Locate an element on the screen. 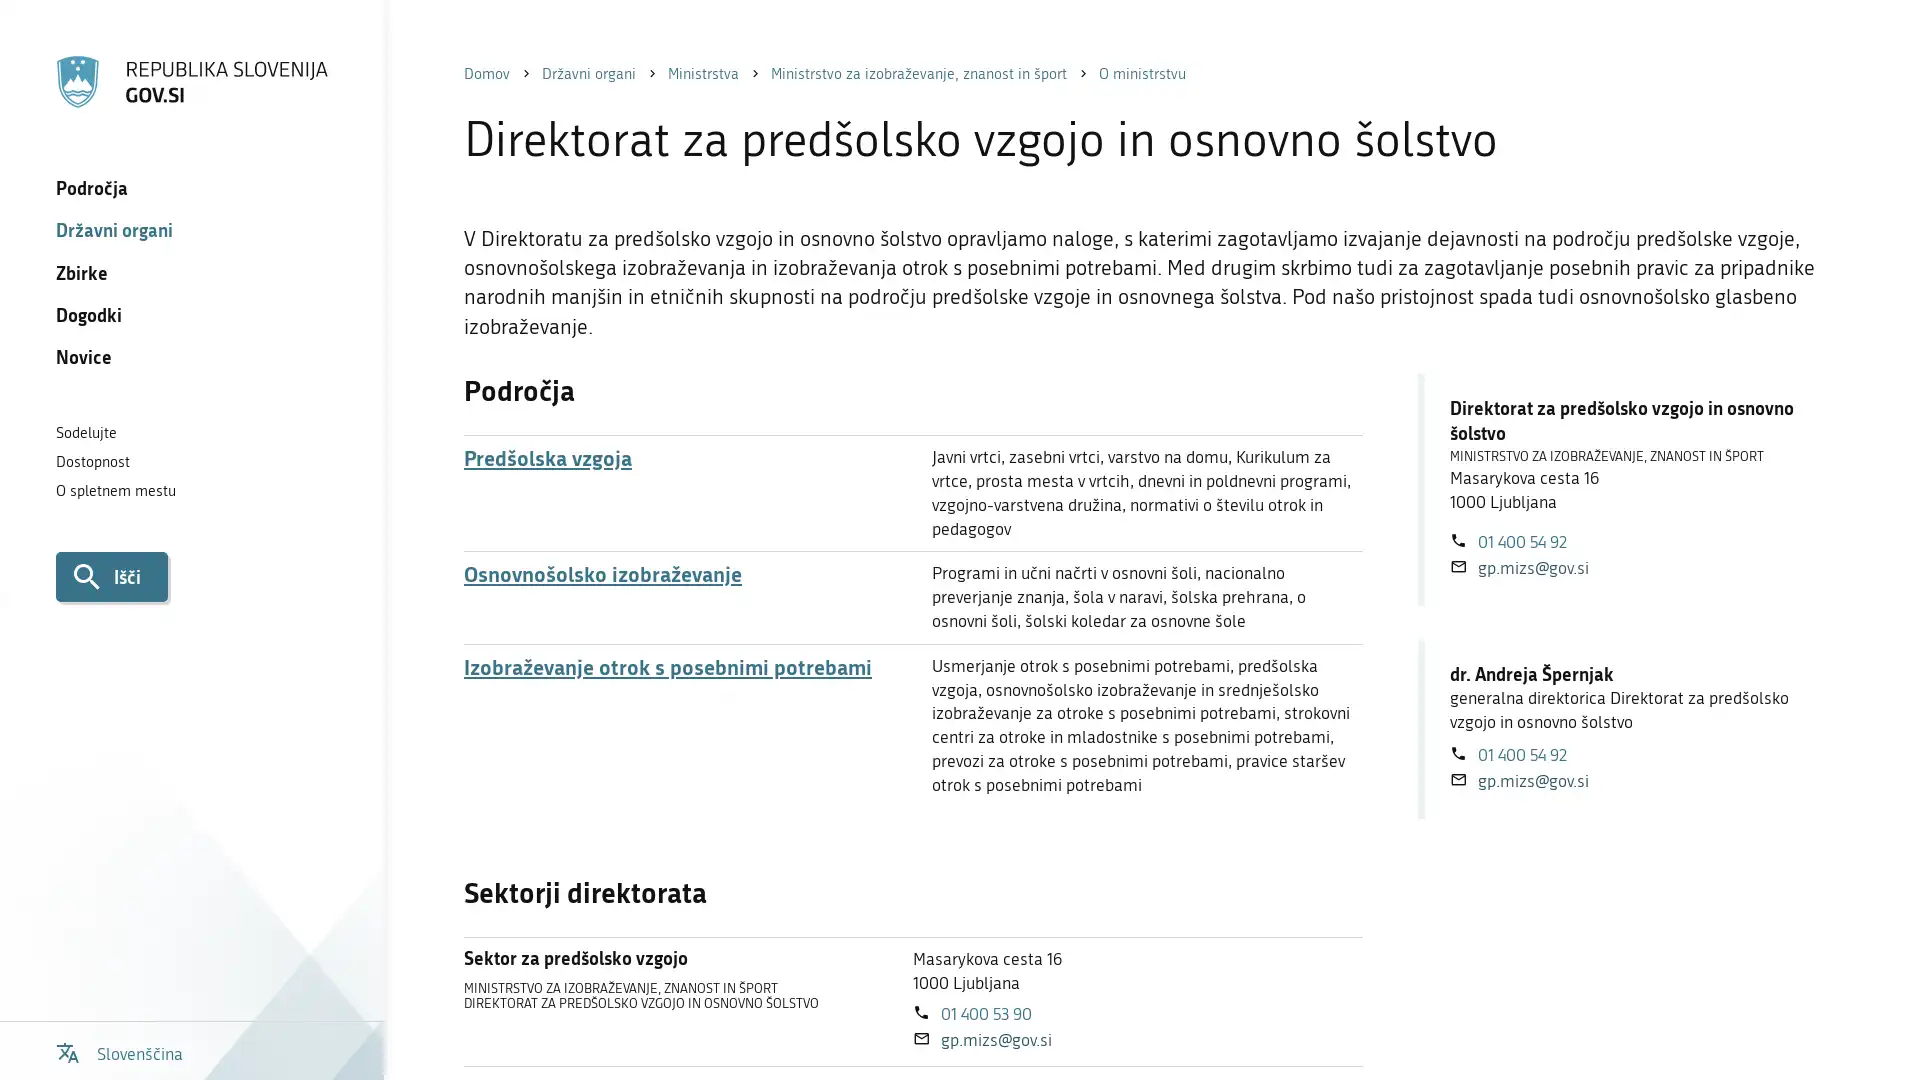 The height and width of the screenshot is (1080, 1920). Zapri iskalnik is located at coordinates (1861, 49).